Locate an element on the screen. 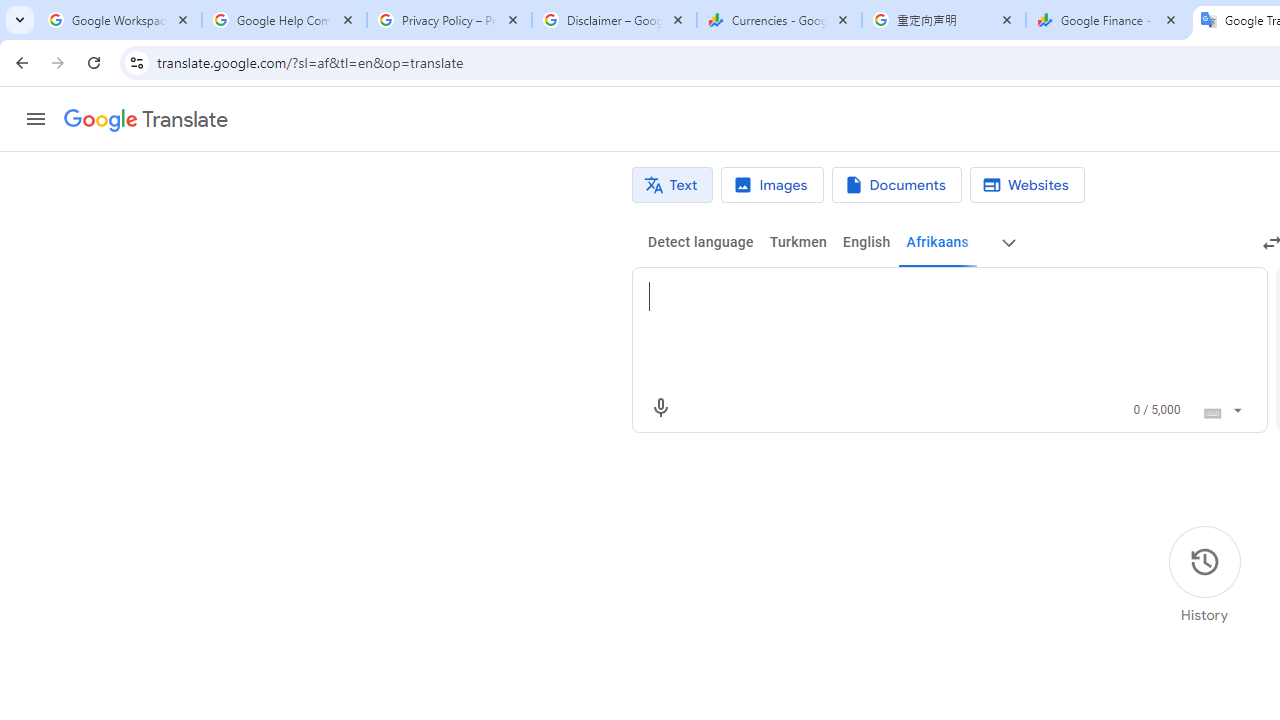  'Google Workspace Admin Community' is located at coordinates (118, 20).